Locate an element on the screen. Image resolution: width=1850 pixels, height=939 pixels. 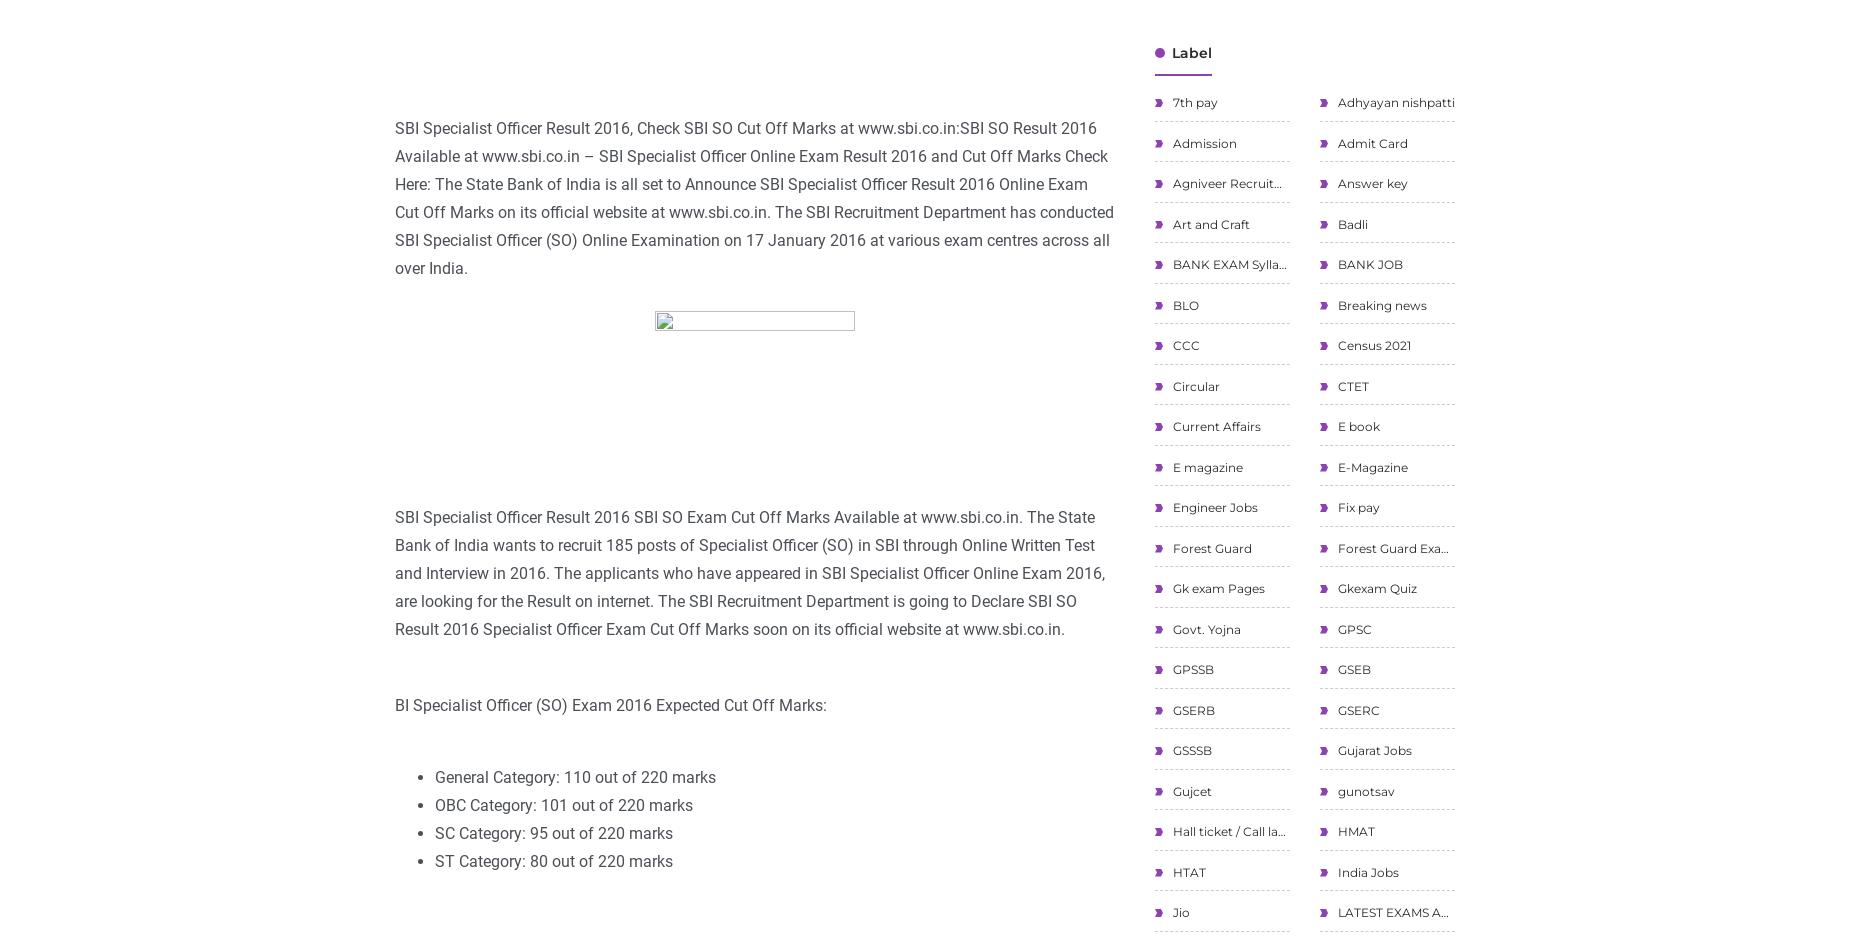
'GPSSB' is located at coordinates (1190, 669).